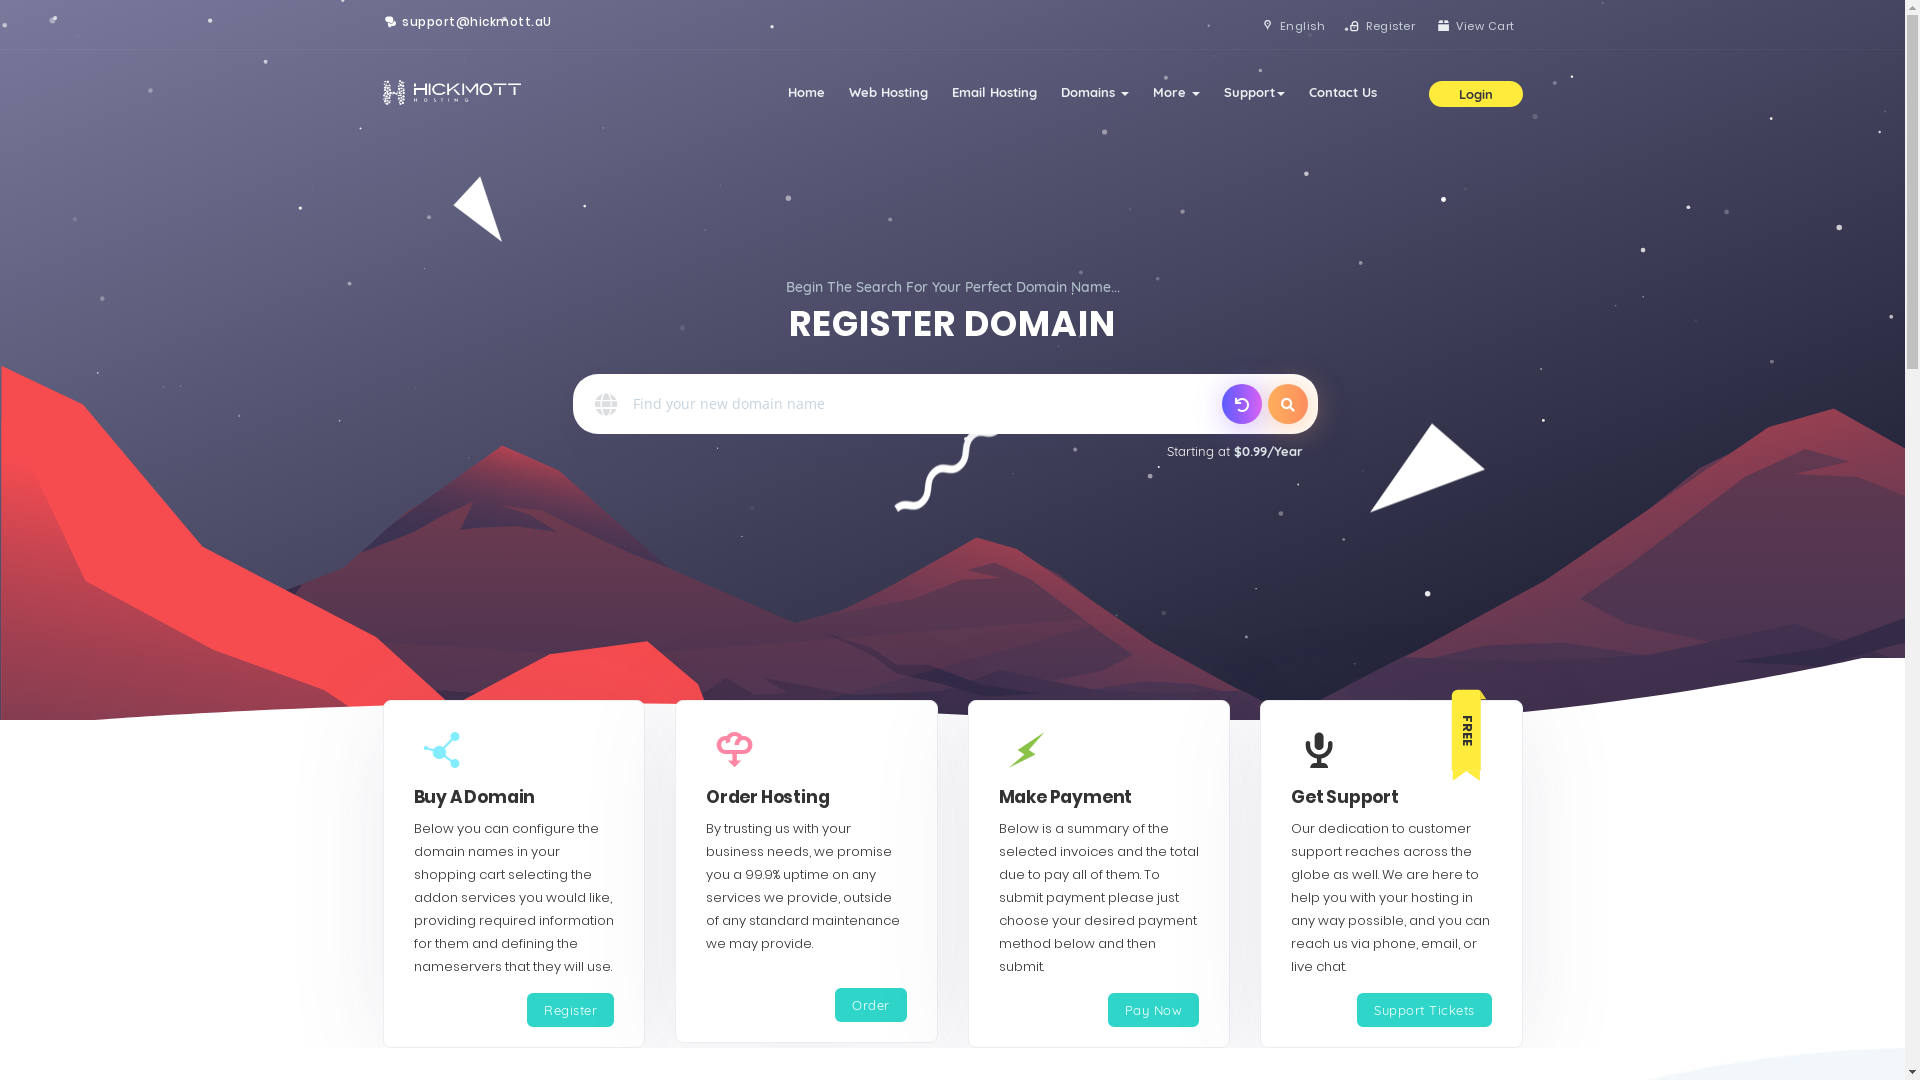 This screenshot has height=1080, width=1920. Describe the element at coordinates (1342, 92) in the screenshot. I see `'Contact Us'` at that location.